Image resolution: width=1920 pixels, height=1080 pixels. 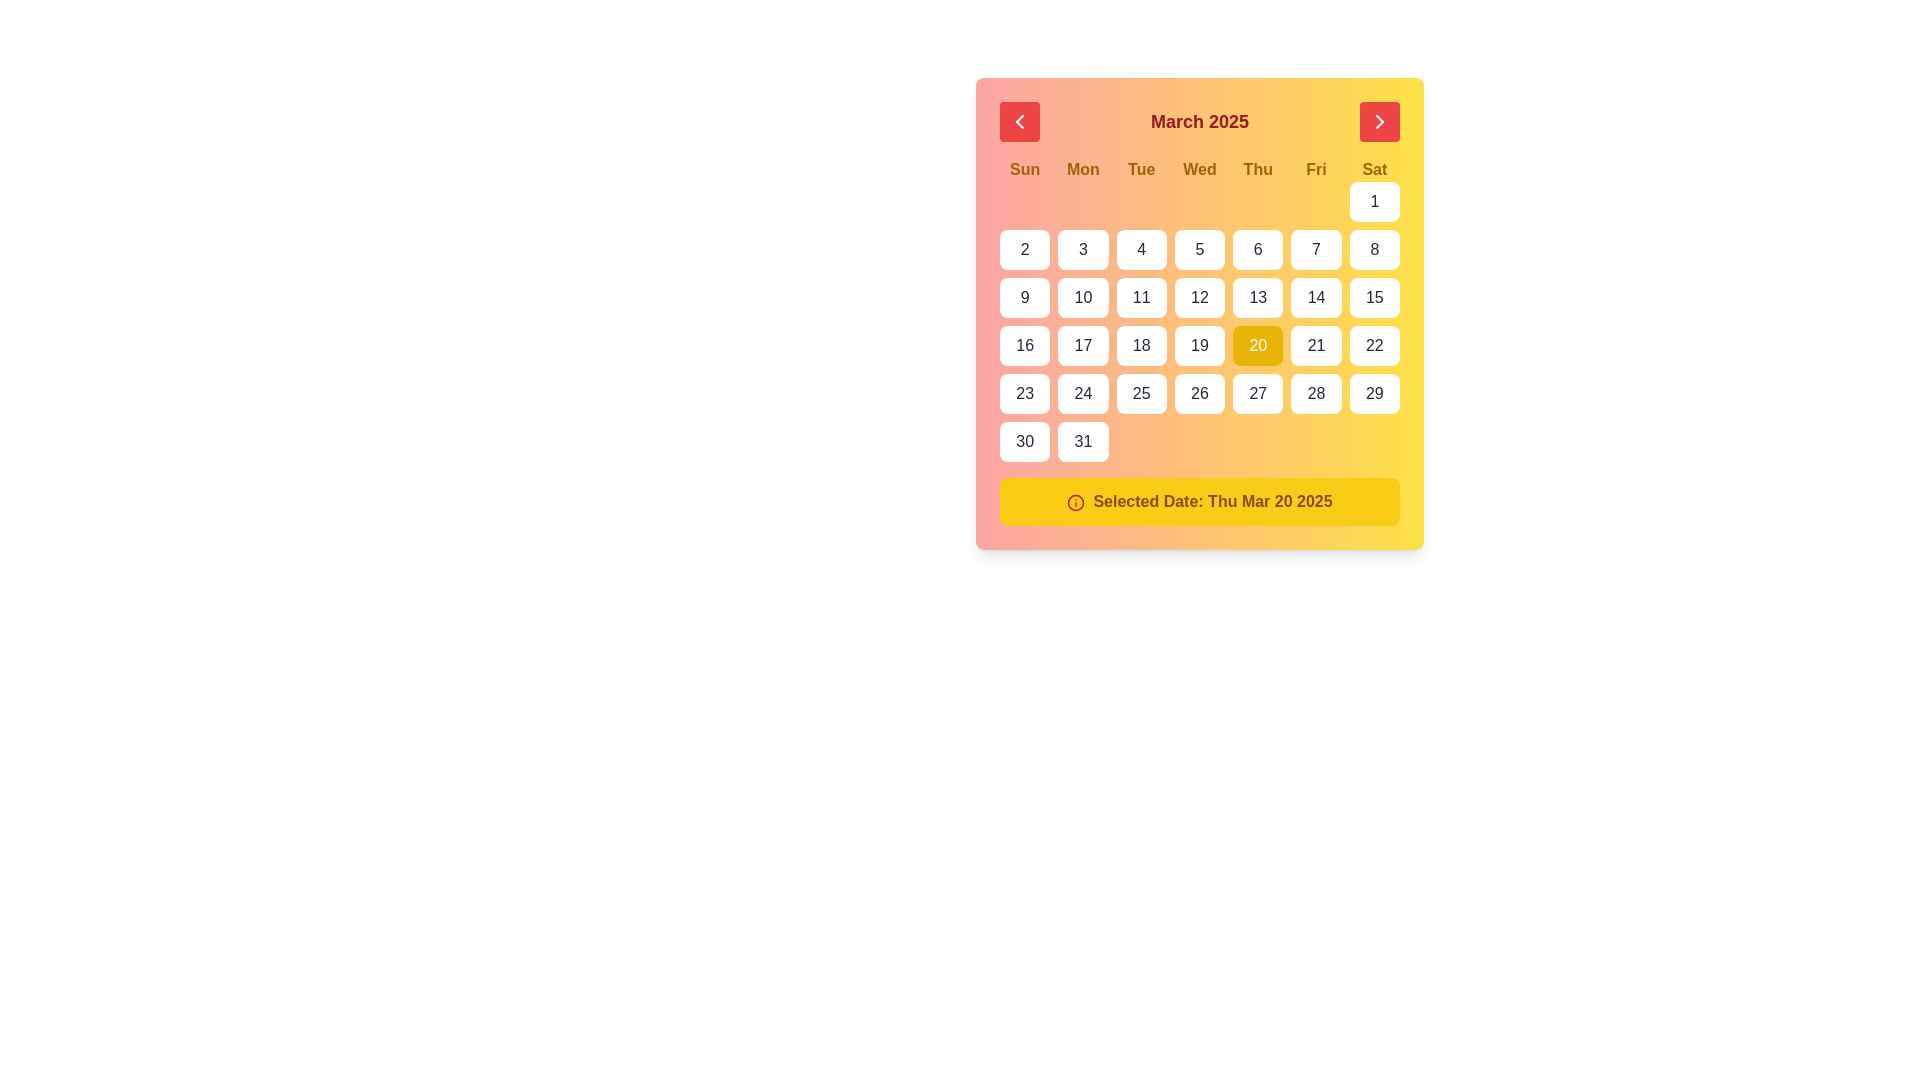 What do you see at coordinates (1025, 249) in the screenshot?
I see `the button` at bounding box center [1025, 249].